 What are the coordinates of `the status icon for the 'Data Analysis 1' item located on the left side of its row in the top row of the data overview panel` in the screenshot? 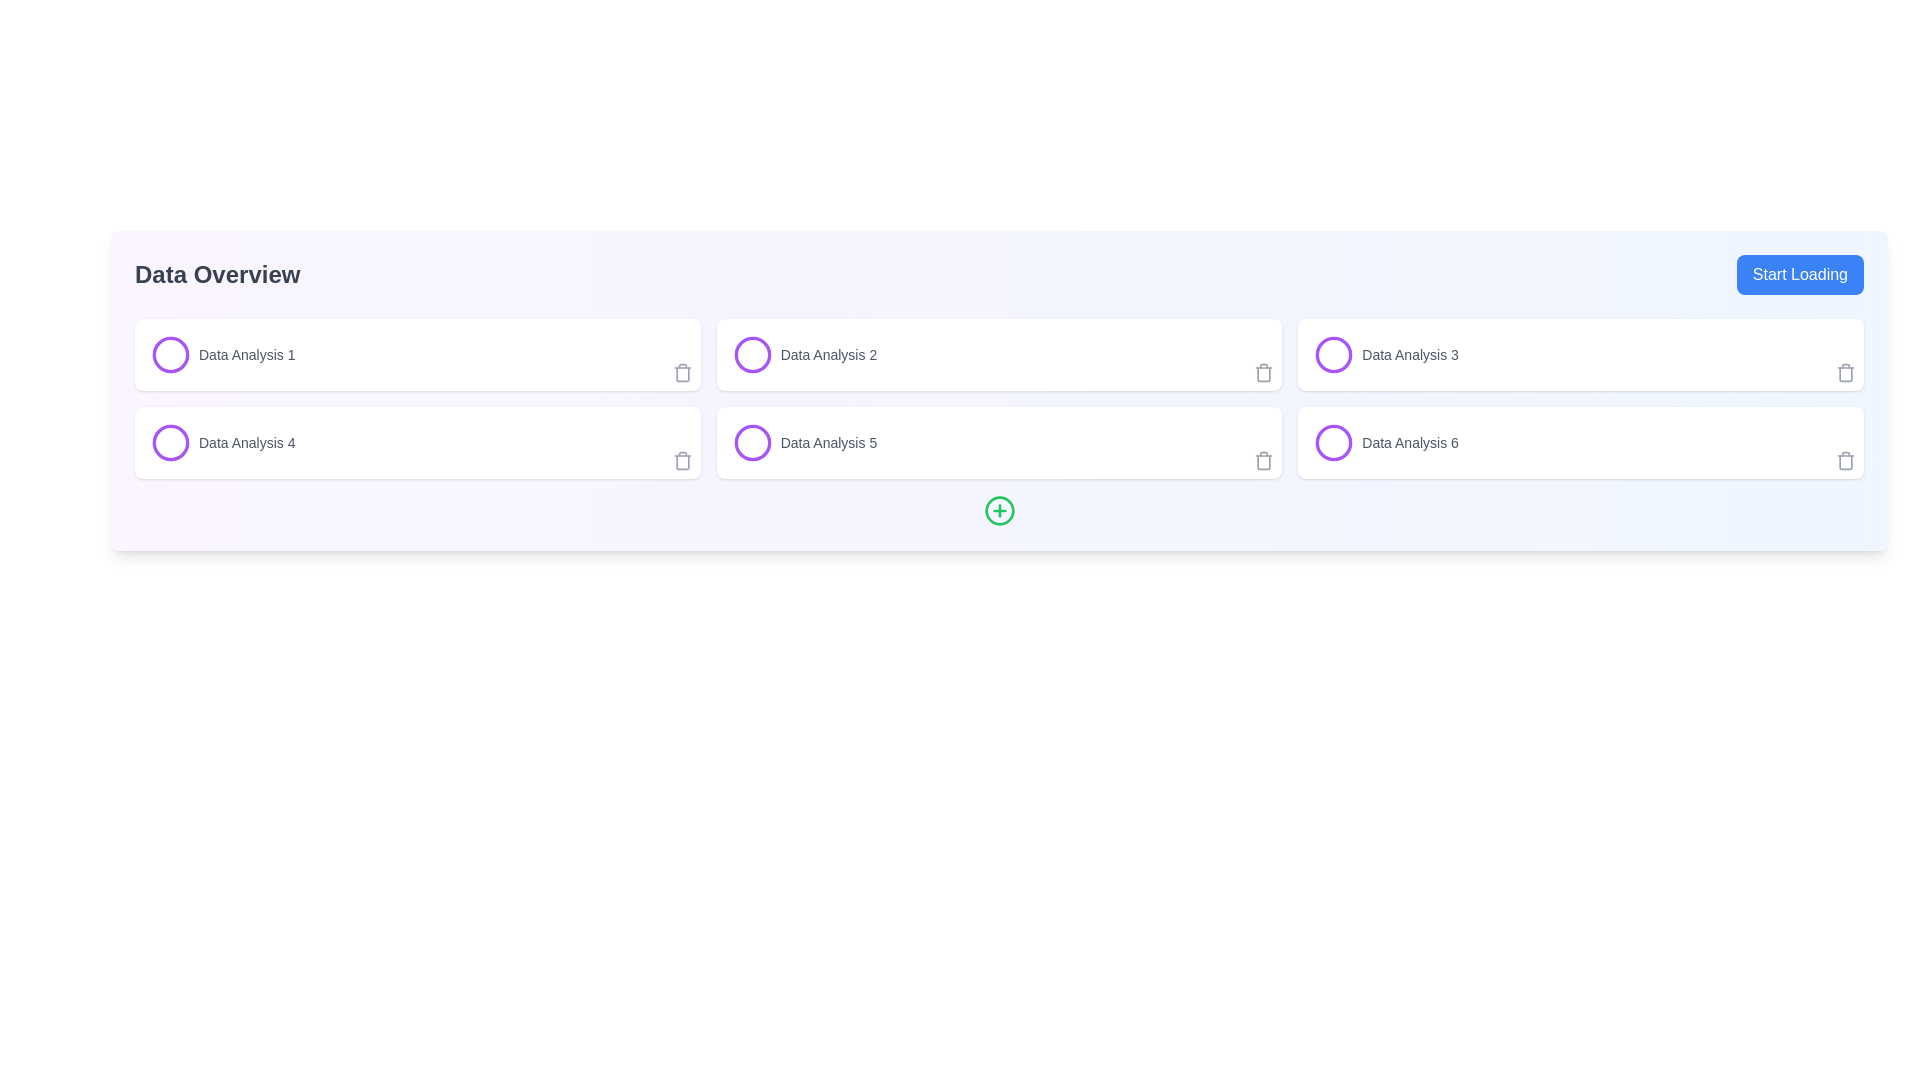 It's located at (171, 353).